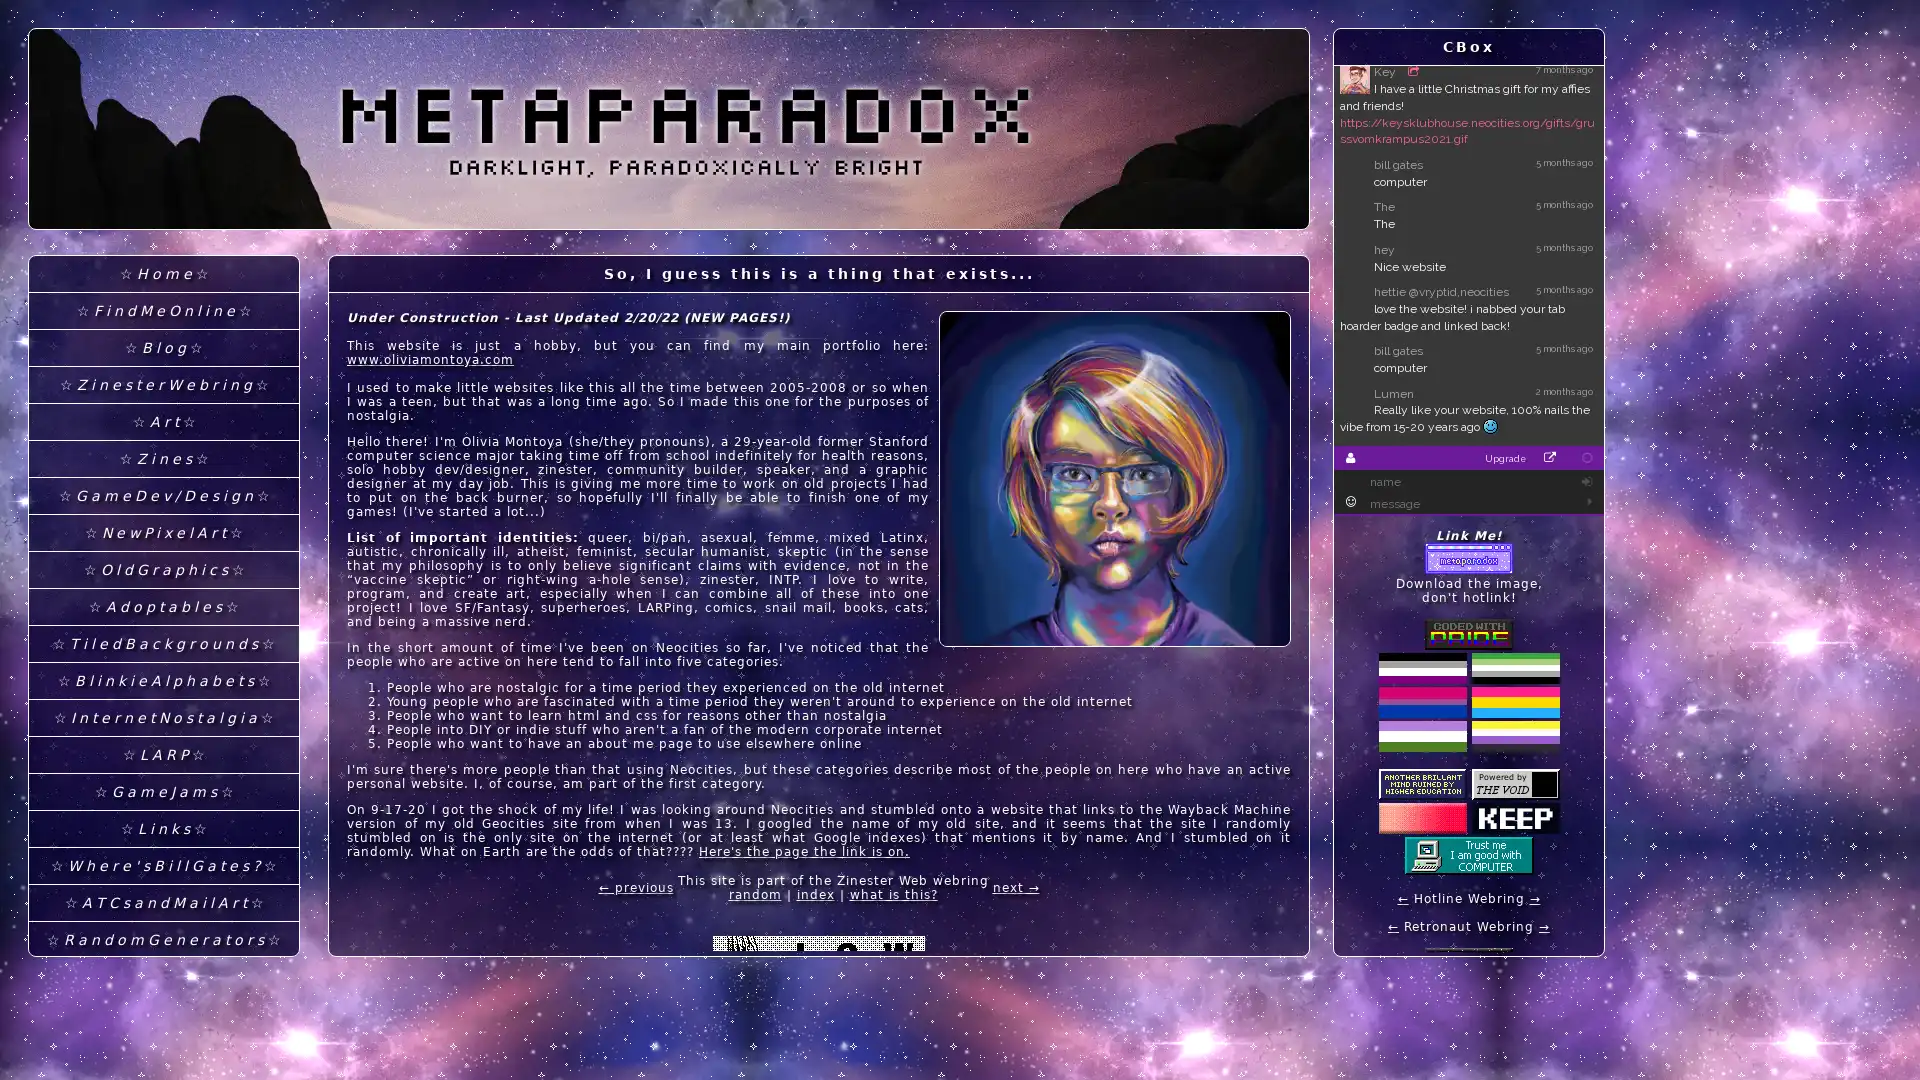 The width and height of the screenshot is (1920, 1080). I want to click on O l d G r a p h i c s, so click(163, 570).